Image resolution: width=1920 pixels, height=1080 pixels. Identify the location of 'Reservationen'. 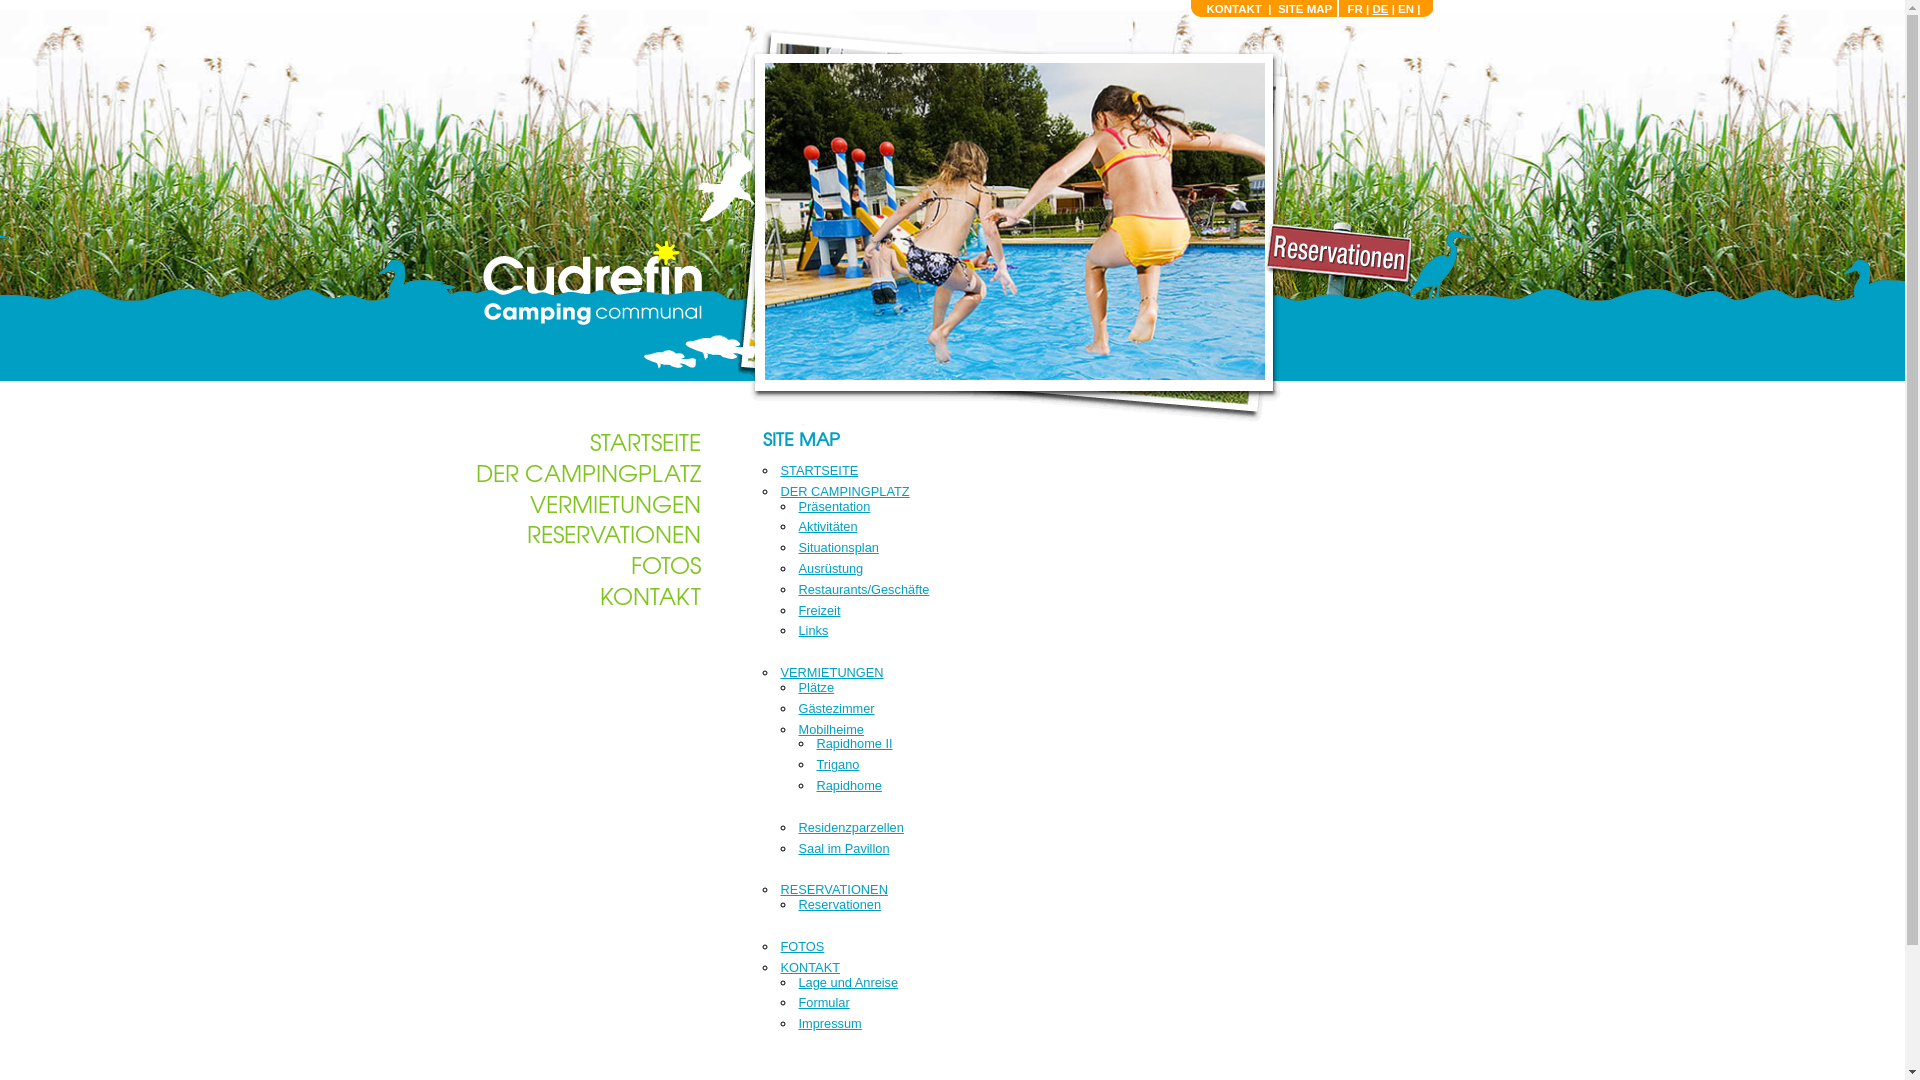
(839, 904).